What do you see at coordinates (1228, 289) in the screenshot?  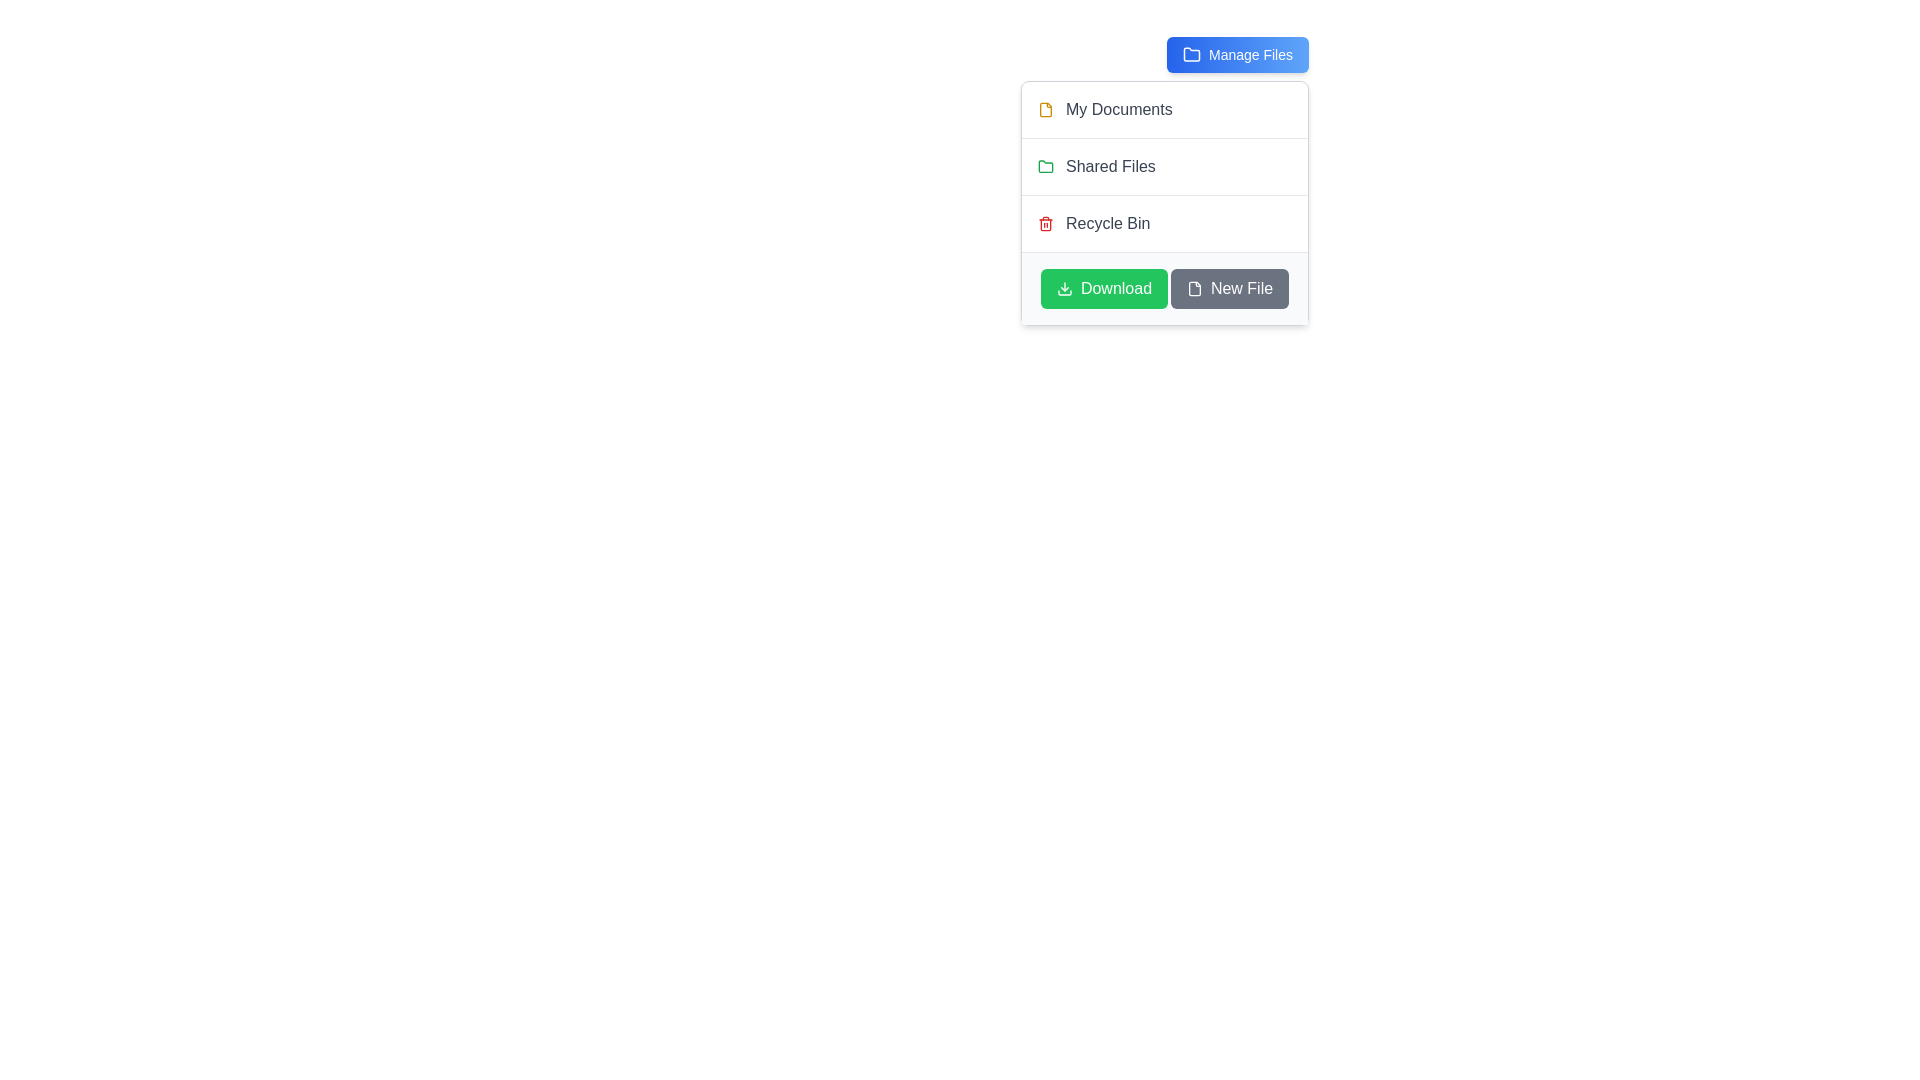 I see `the 'New File' button, which is a rectangular button with a dark gray background, rounded corners, and white text` at bounding box center [1228, 289].